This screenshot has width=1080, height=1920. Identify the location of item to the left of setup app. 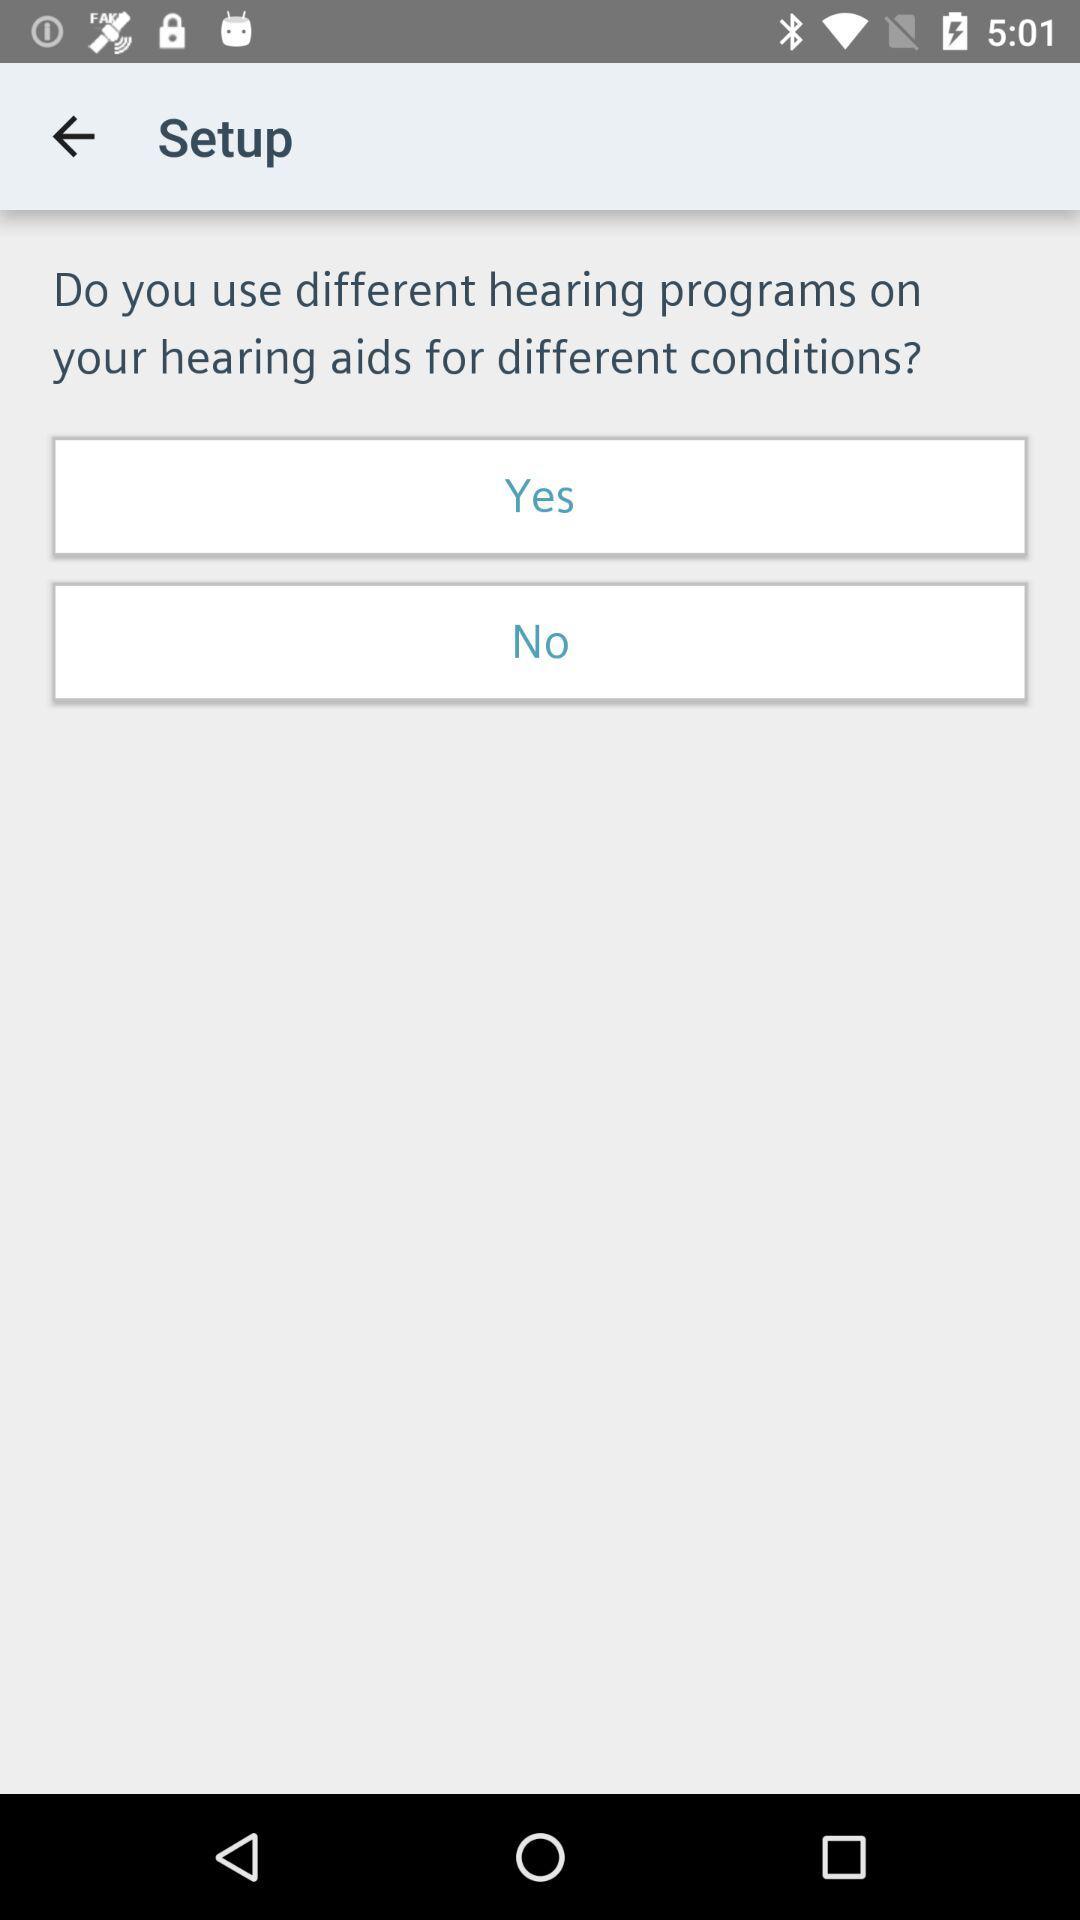
(72, 135).